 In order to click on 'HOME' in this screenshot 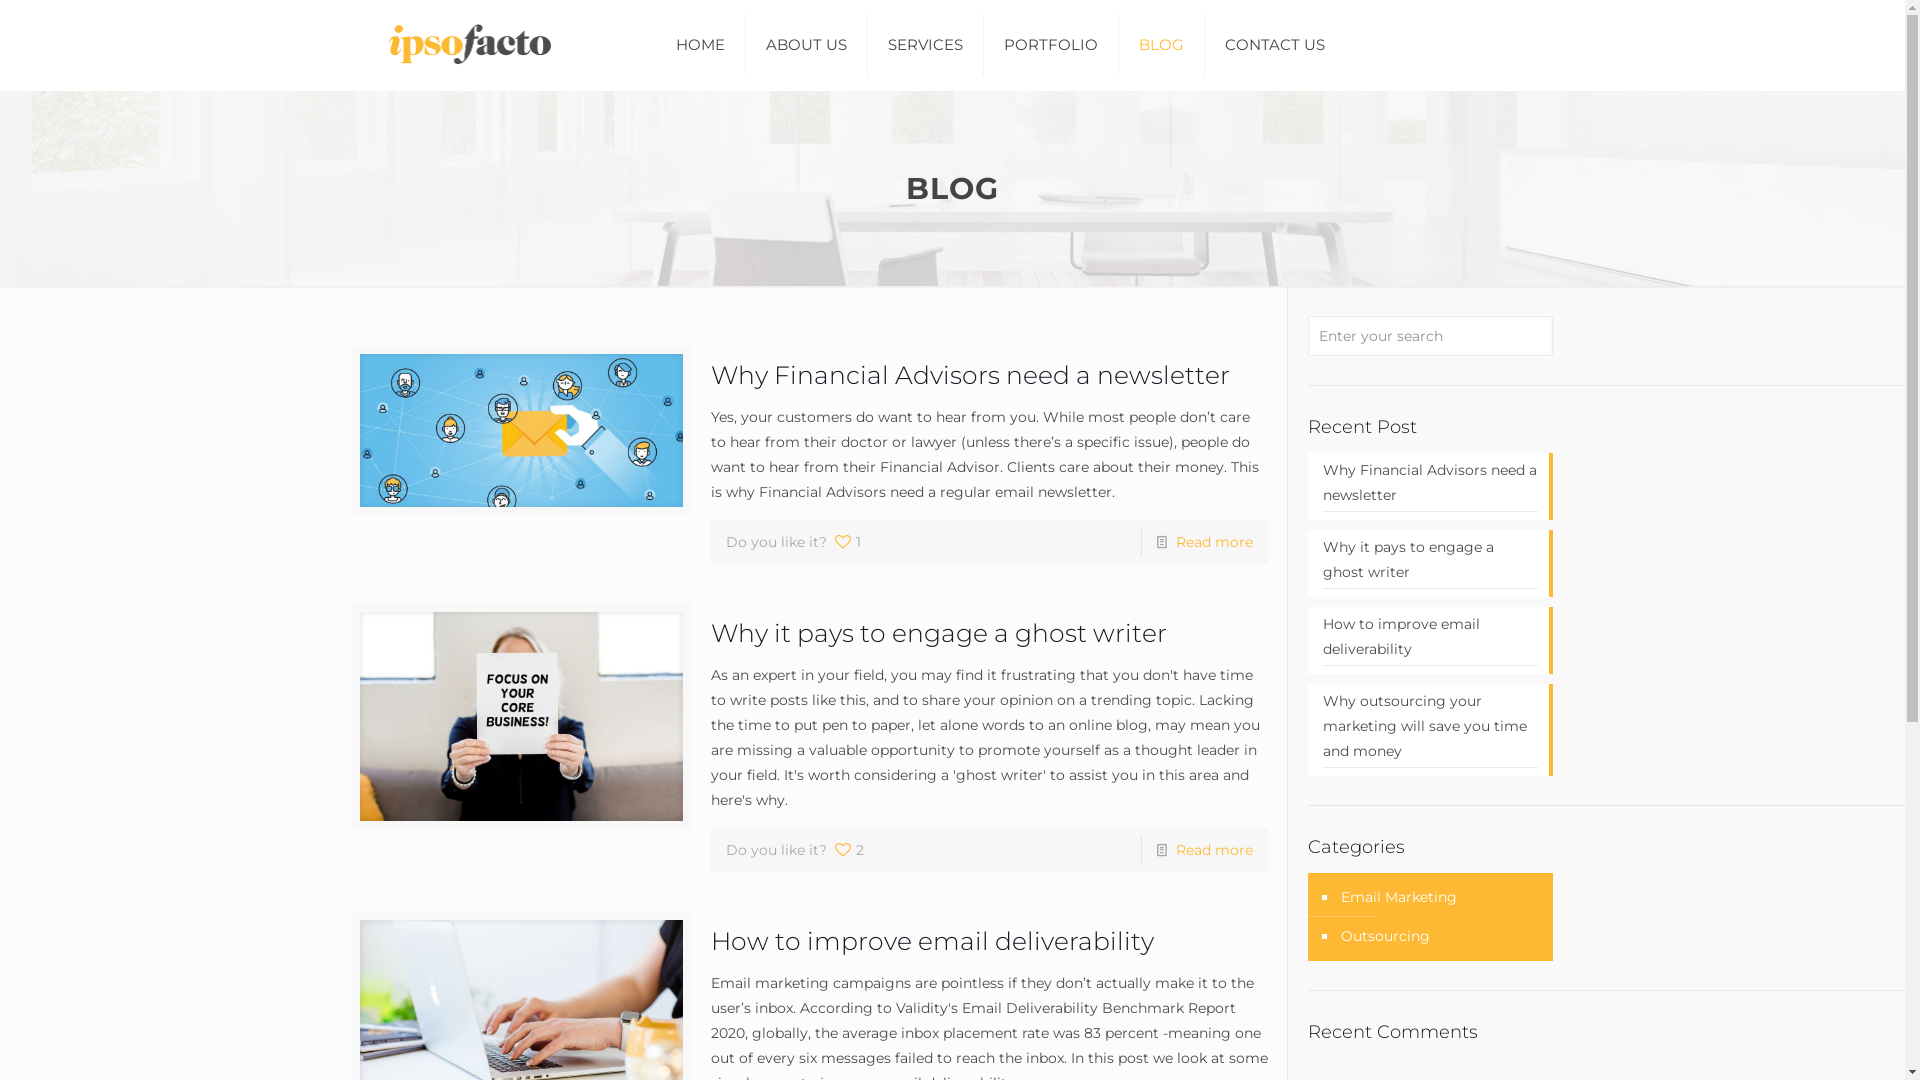, I will do `click(700, 45)`.